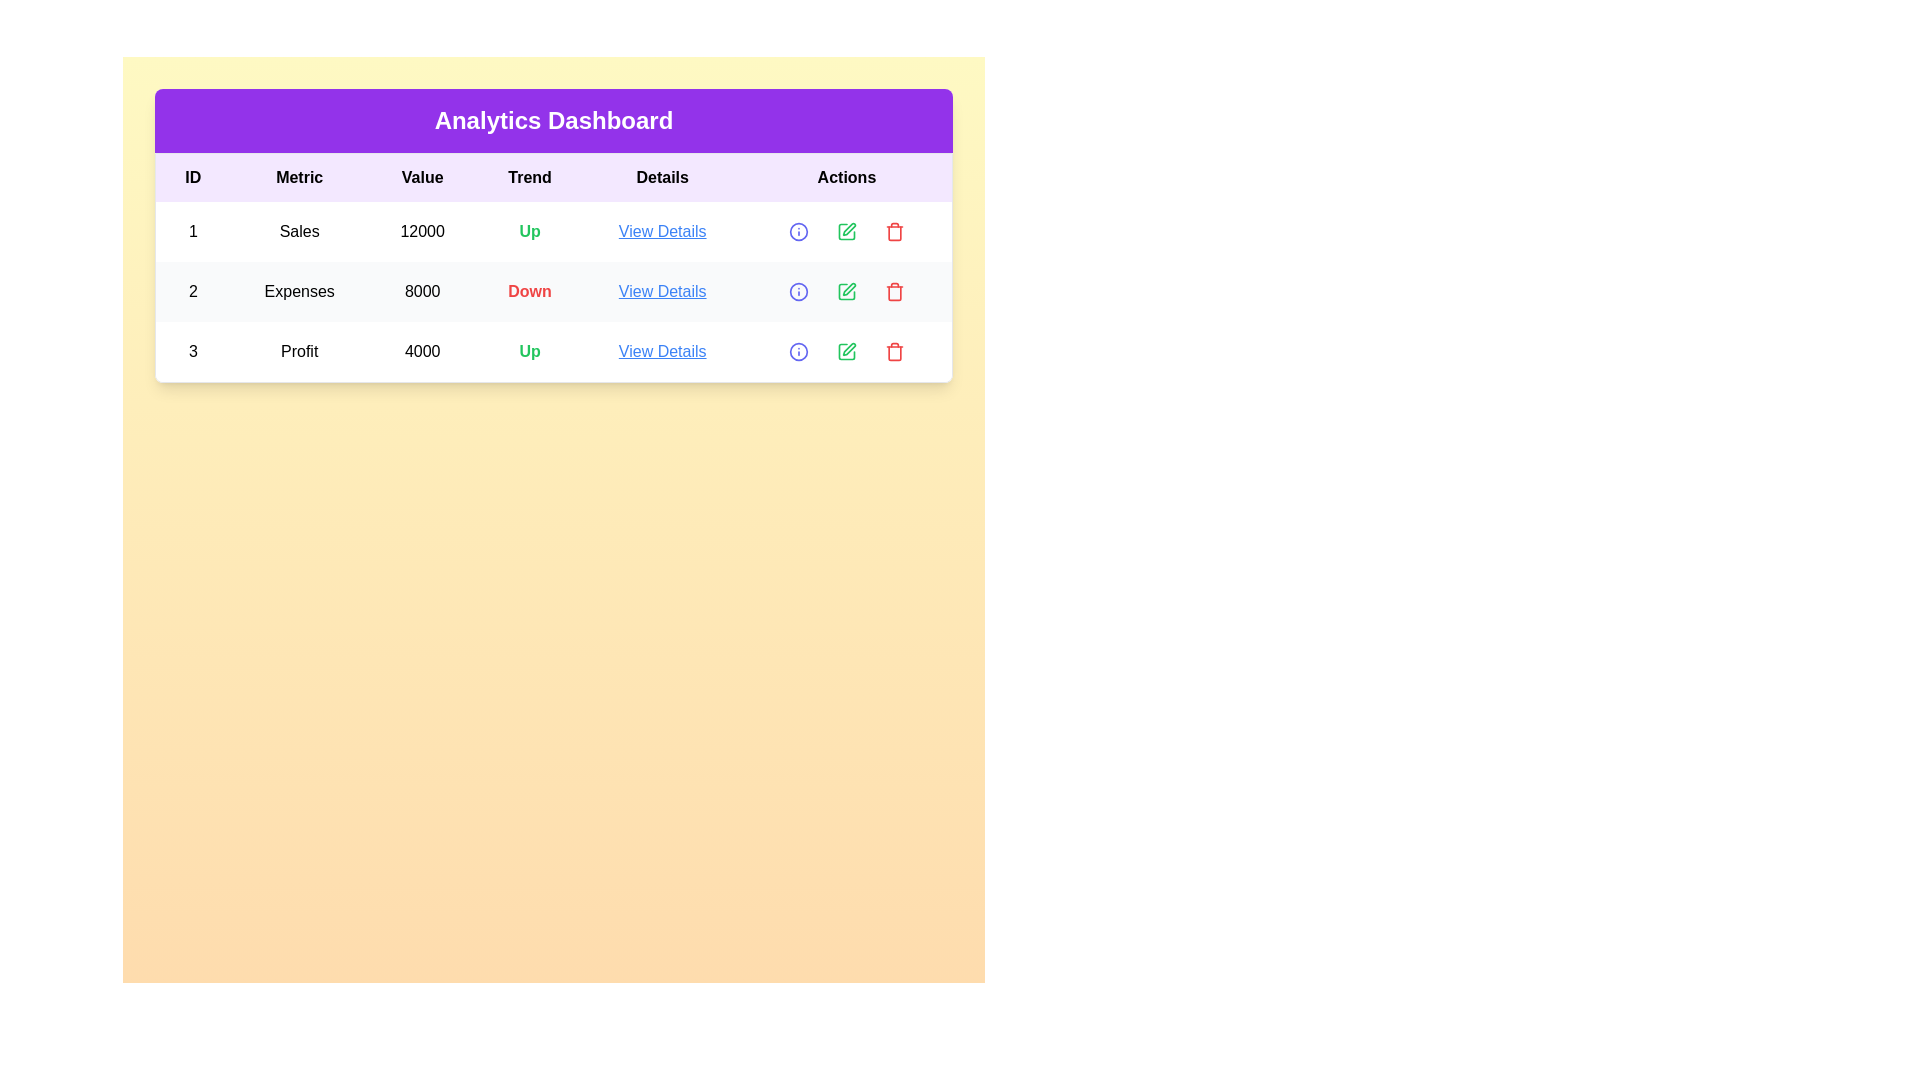 The width and height of the screenshot is (1920, 1080). Describe the element at coordinates (193, 230) in the screenshot. I see `the first table cell displaying the unique numeric identifier '1' for the 'Sales' metric, located under the 'ID' column header` at that location.